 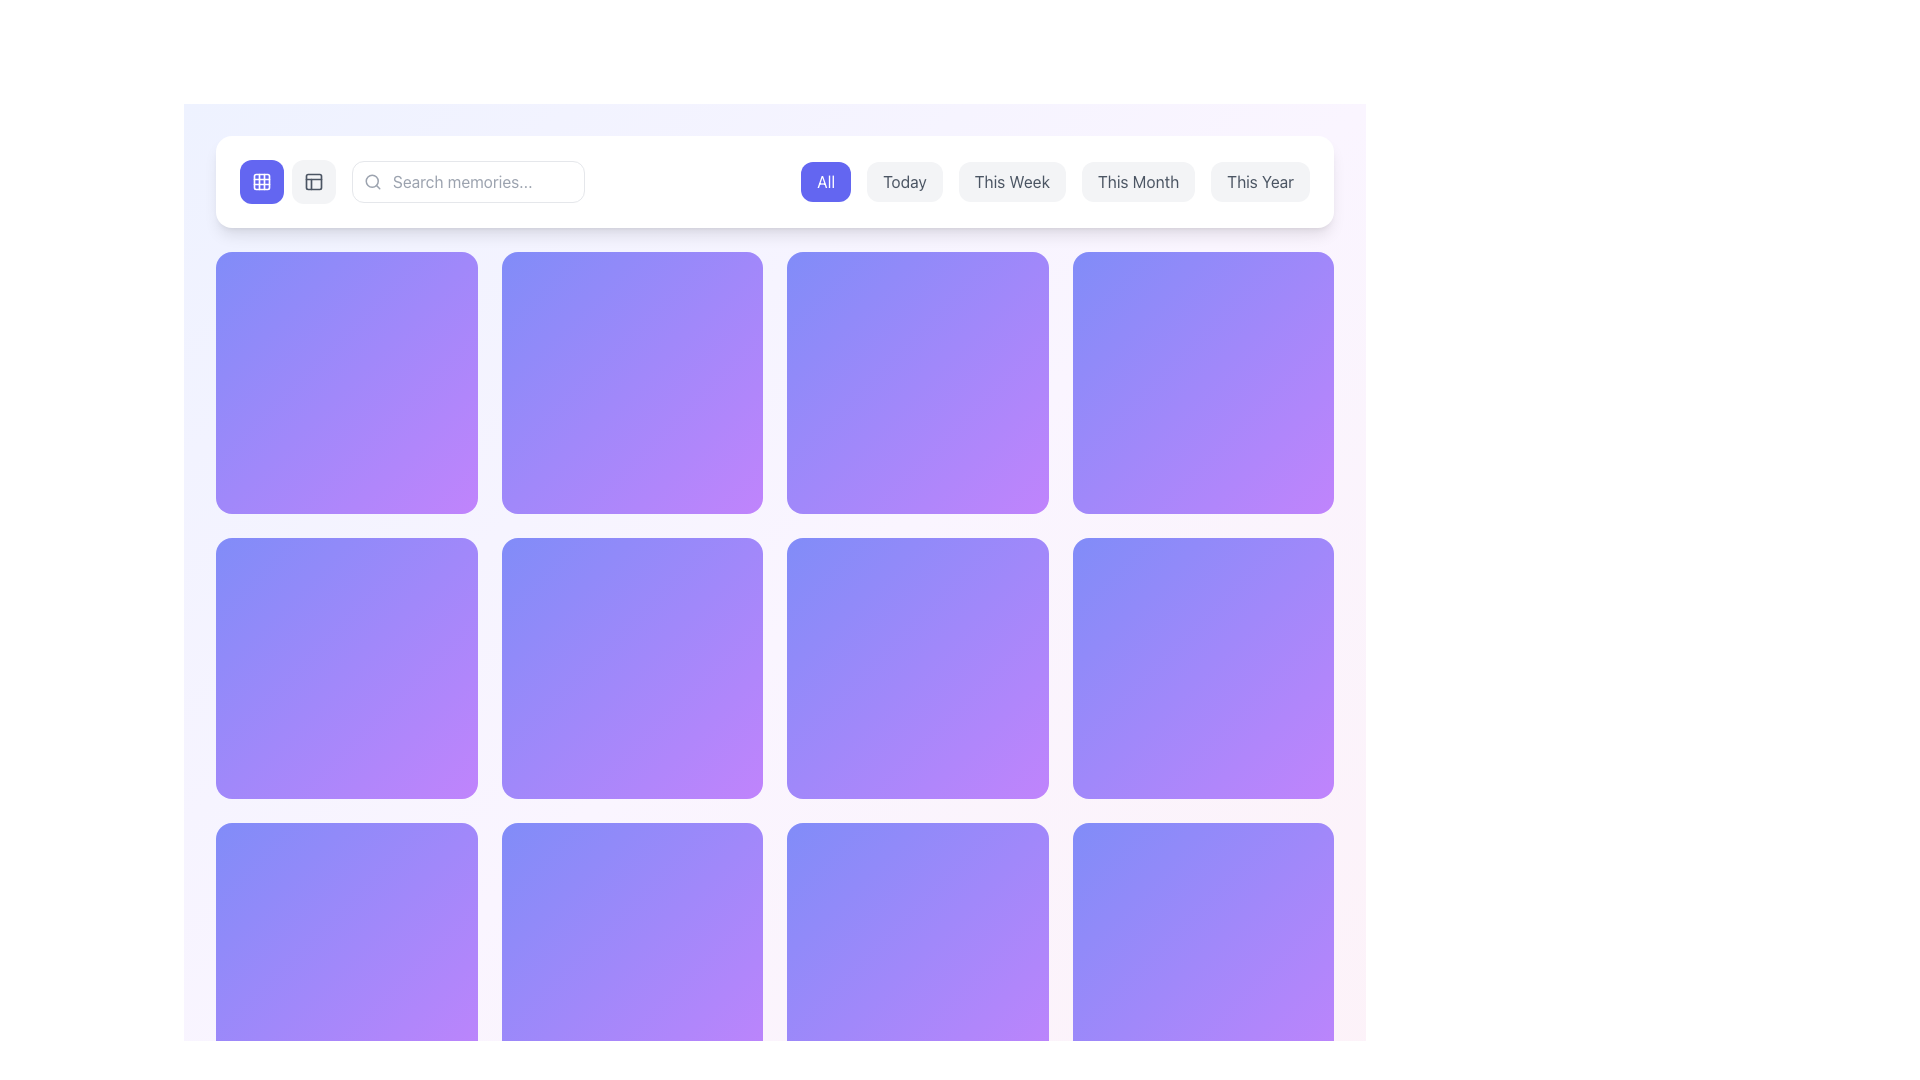 What do you see at coordinates (239, 748) in the screenshot?
I see `the circular element that is part of an SVG graphic symbolizing a clock, located in the lower-left quadrant of the page` at bounding box center [239, 748].